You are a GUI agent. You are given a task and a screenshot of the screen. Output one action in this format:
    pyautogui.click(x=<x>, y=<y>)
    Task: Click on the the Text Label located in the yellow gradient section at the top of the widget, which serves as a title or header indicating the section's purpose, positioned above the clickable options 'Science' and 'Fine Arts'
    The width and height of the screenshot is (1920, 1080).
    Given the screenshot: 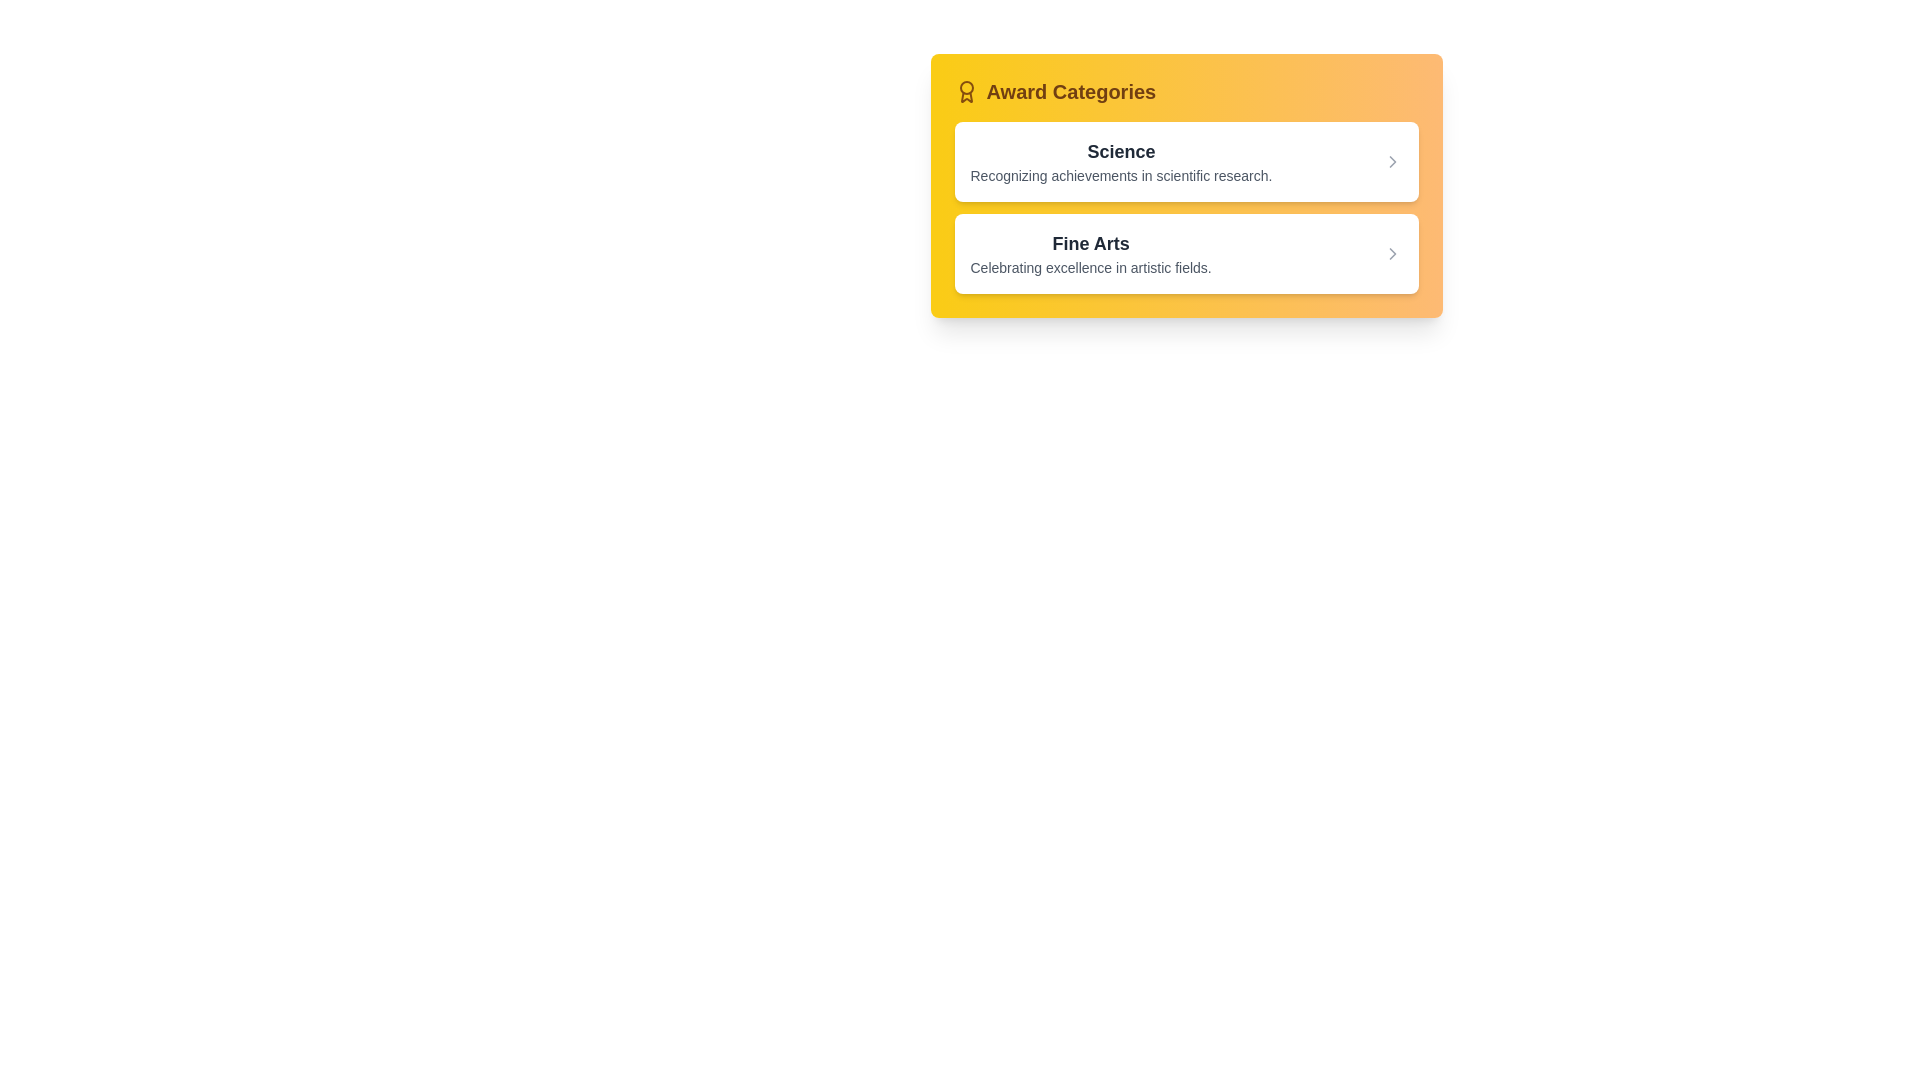 What is the action you would take?
    pyautogui.click(x=1070, y=92)
    